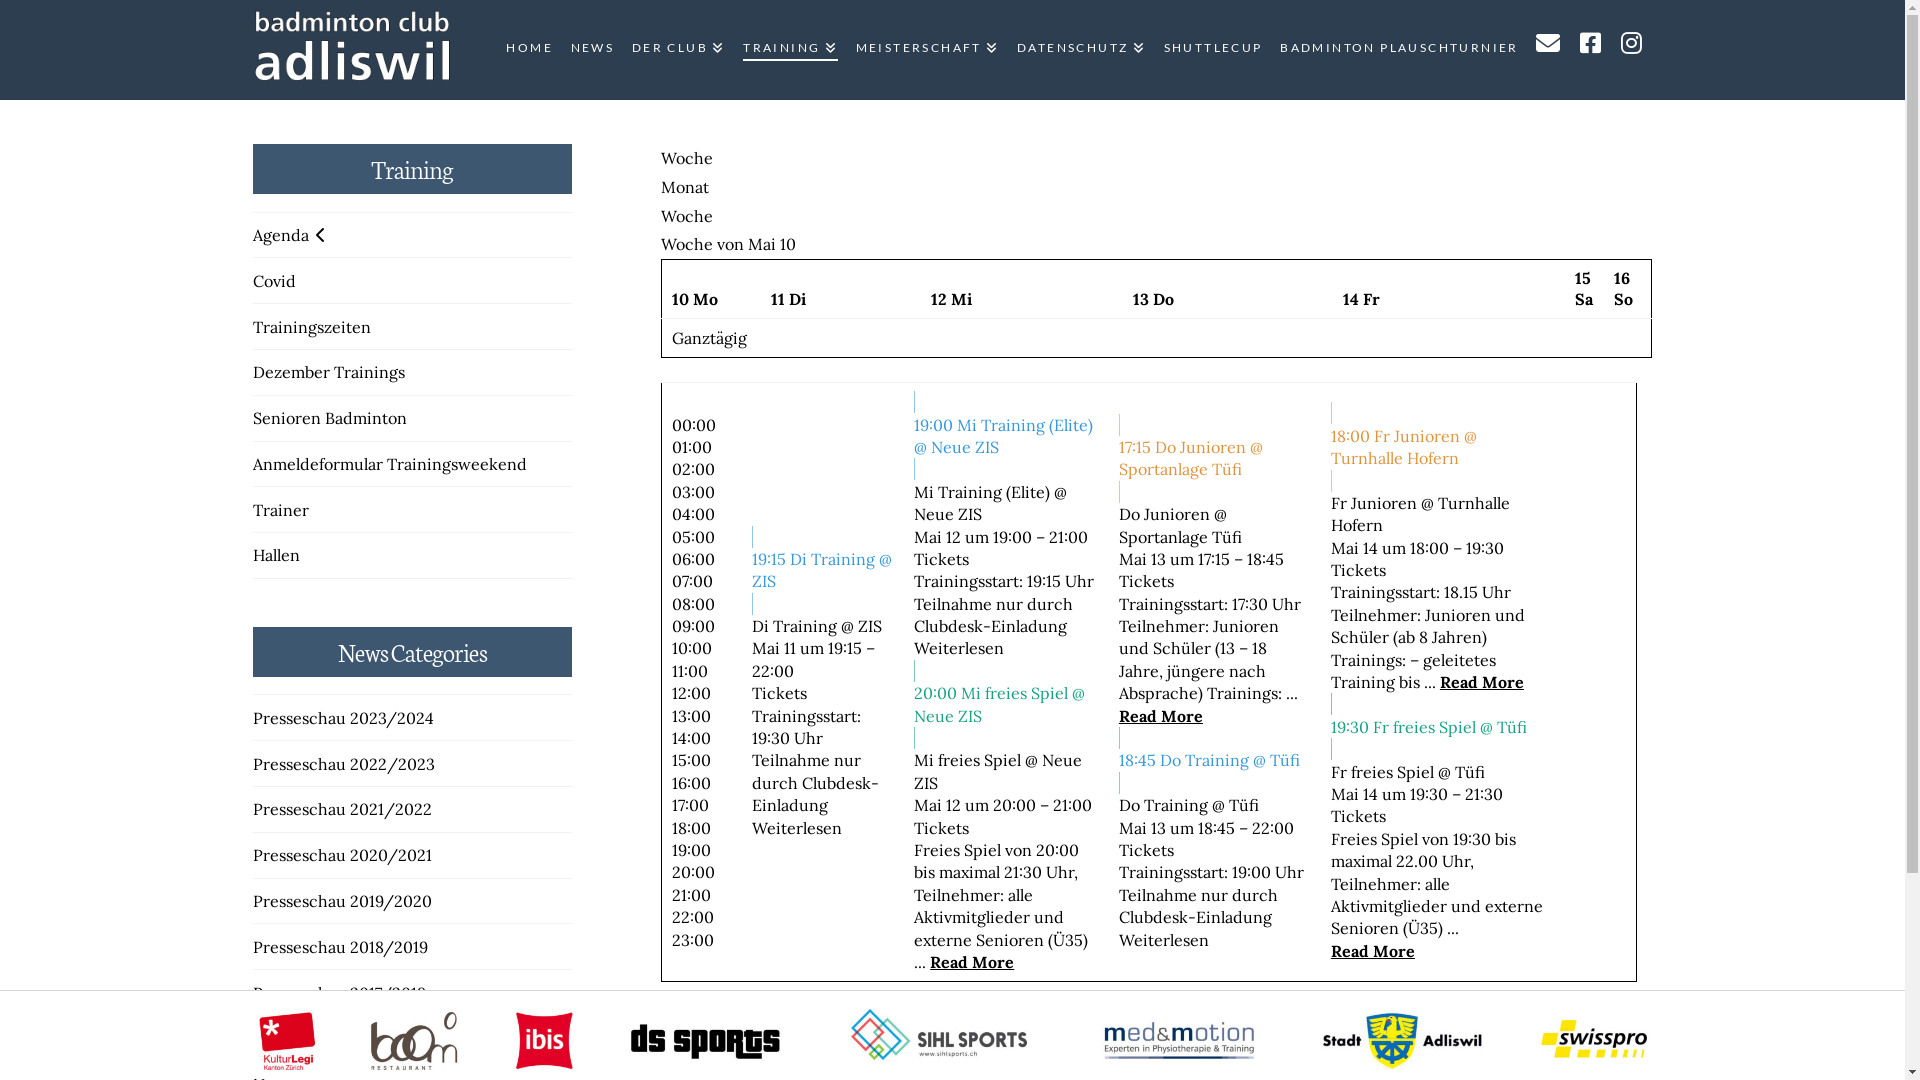 The width and height of the screenshot is (1920, 1080). Describe the element at coordinates (329, 416) in the screenshot. I see `'Senioren Badminton'` at that location.